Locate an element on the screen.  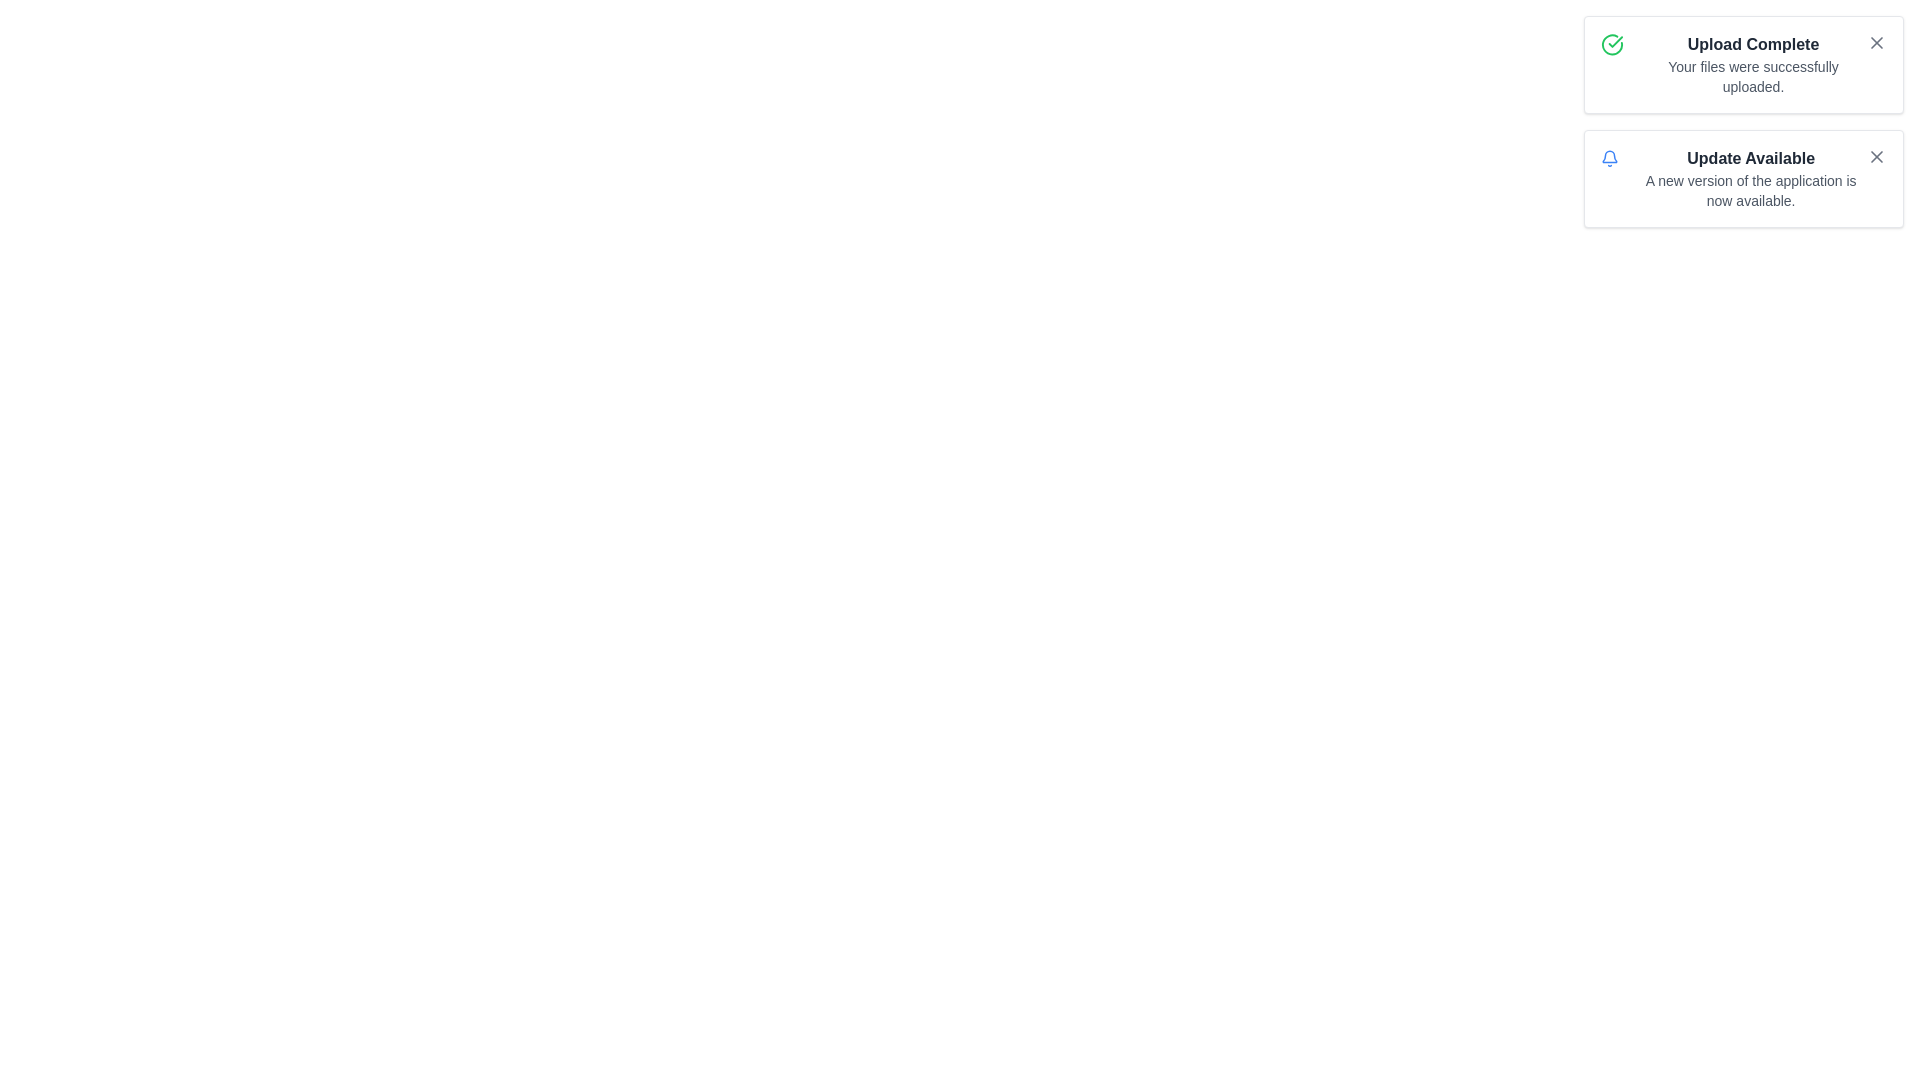
the small interactive 'X' icon button located at the top-right corner of the 'Update Available' notification card is located at coordinates (1875, 156).